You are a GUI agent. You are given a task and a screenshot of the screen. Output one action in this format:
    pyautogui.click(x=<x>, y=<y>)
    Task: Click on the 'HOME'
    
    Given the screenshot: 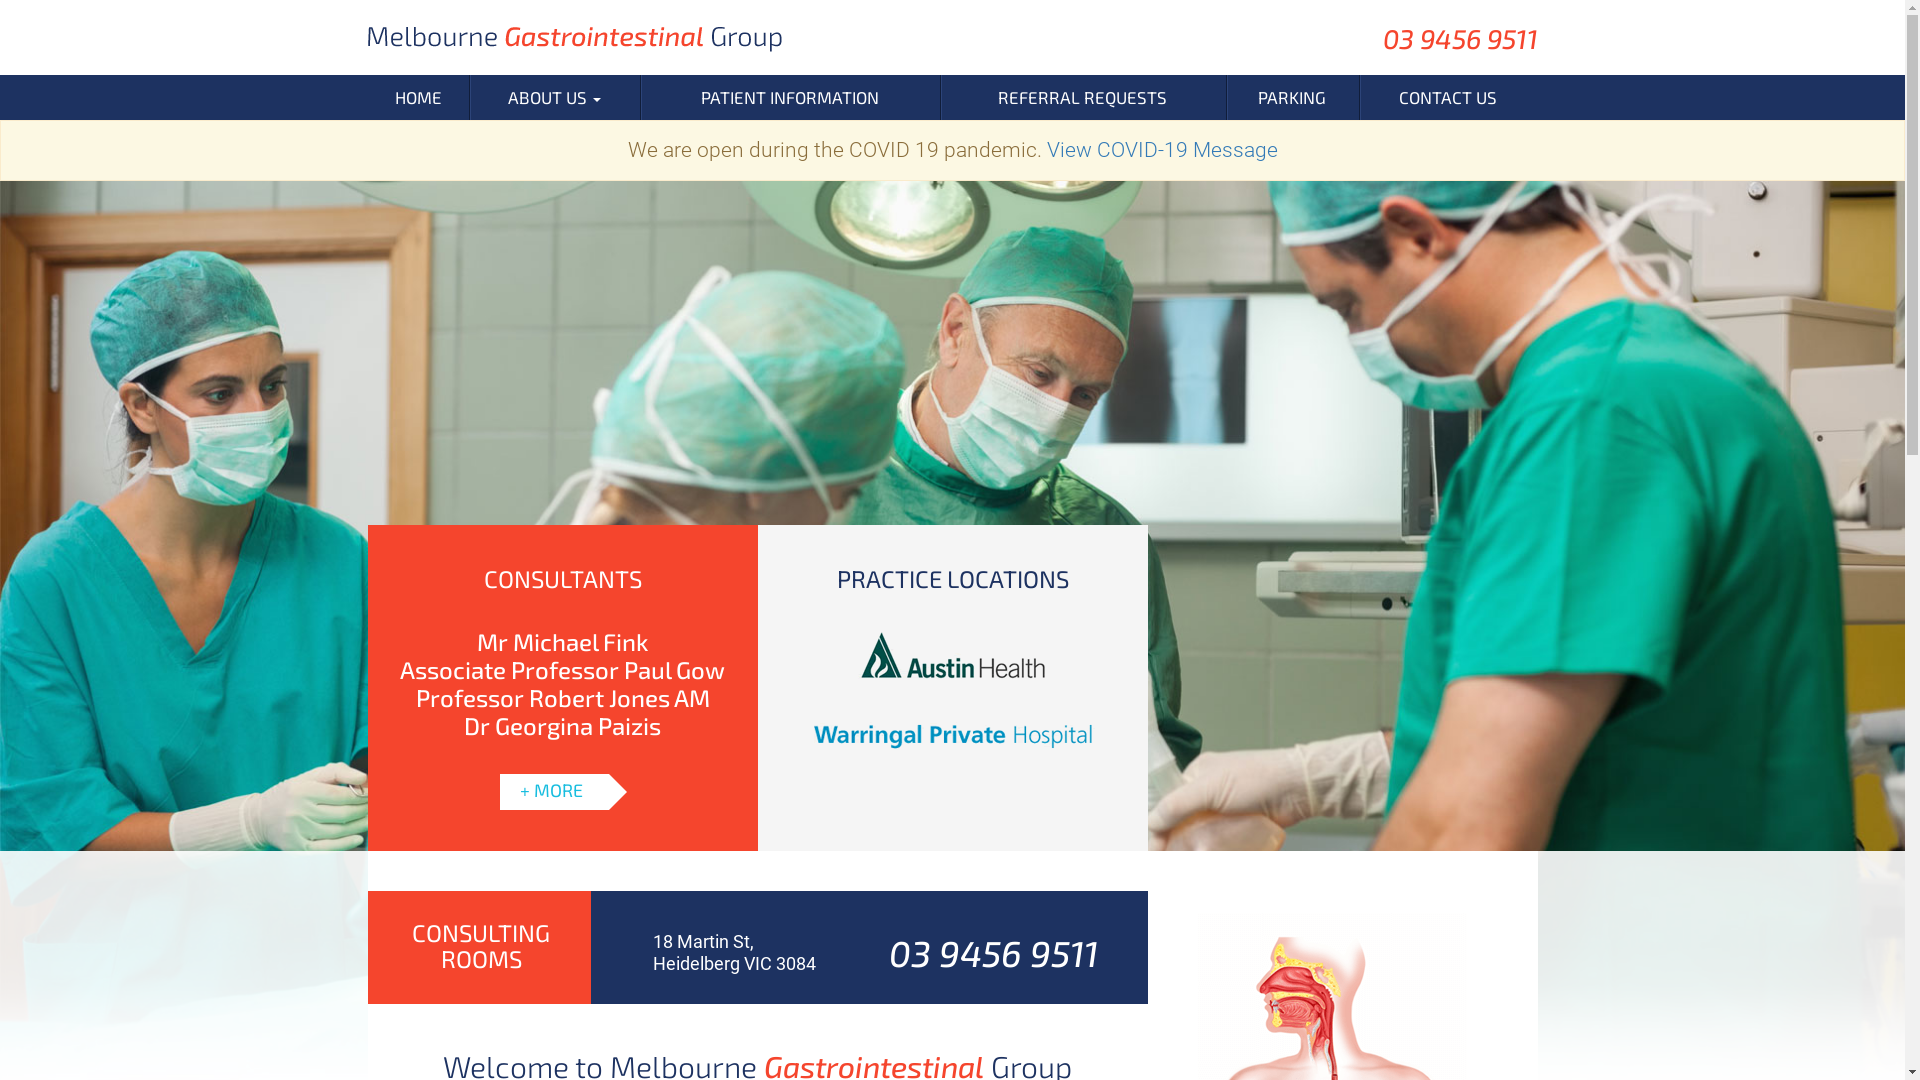 What is the action you would take?
    pyautogui.click(x=417, y=97)
    